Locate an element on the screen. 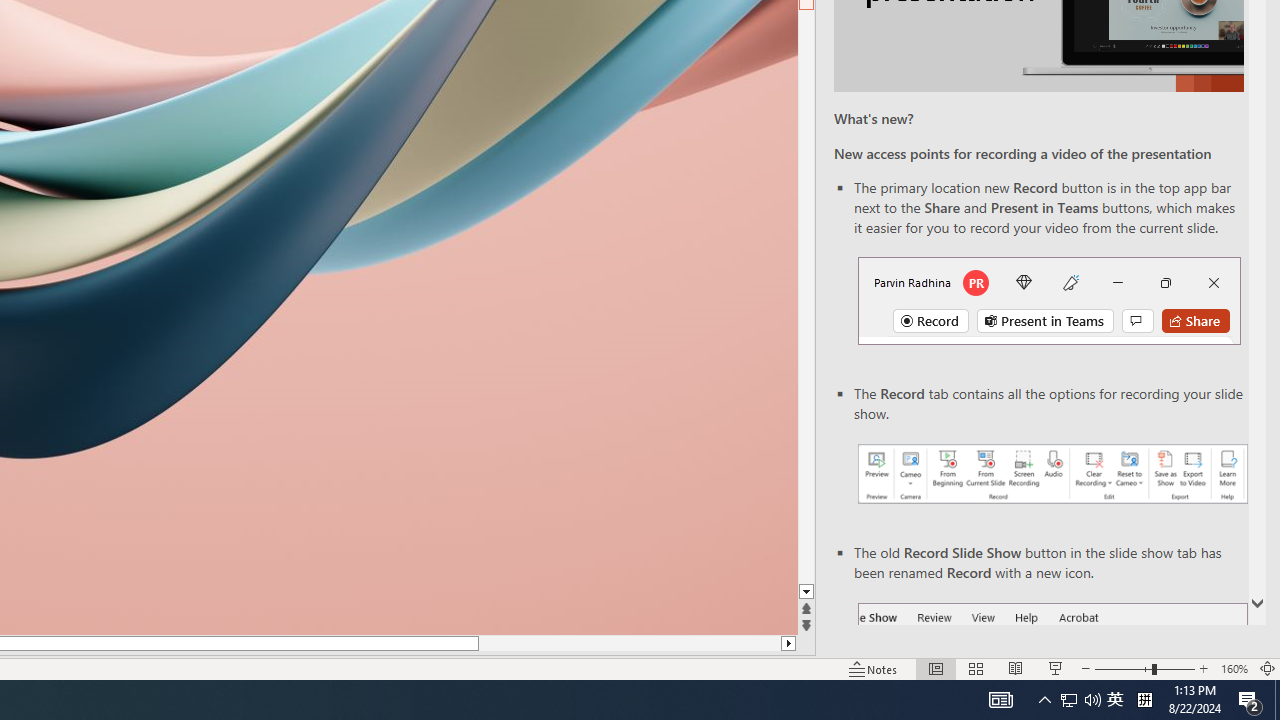  'Record your presentations screenshot one' is located at coordinates (1051, 474).